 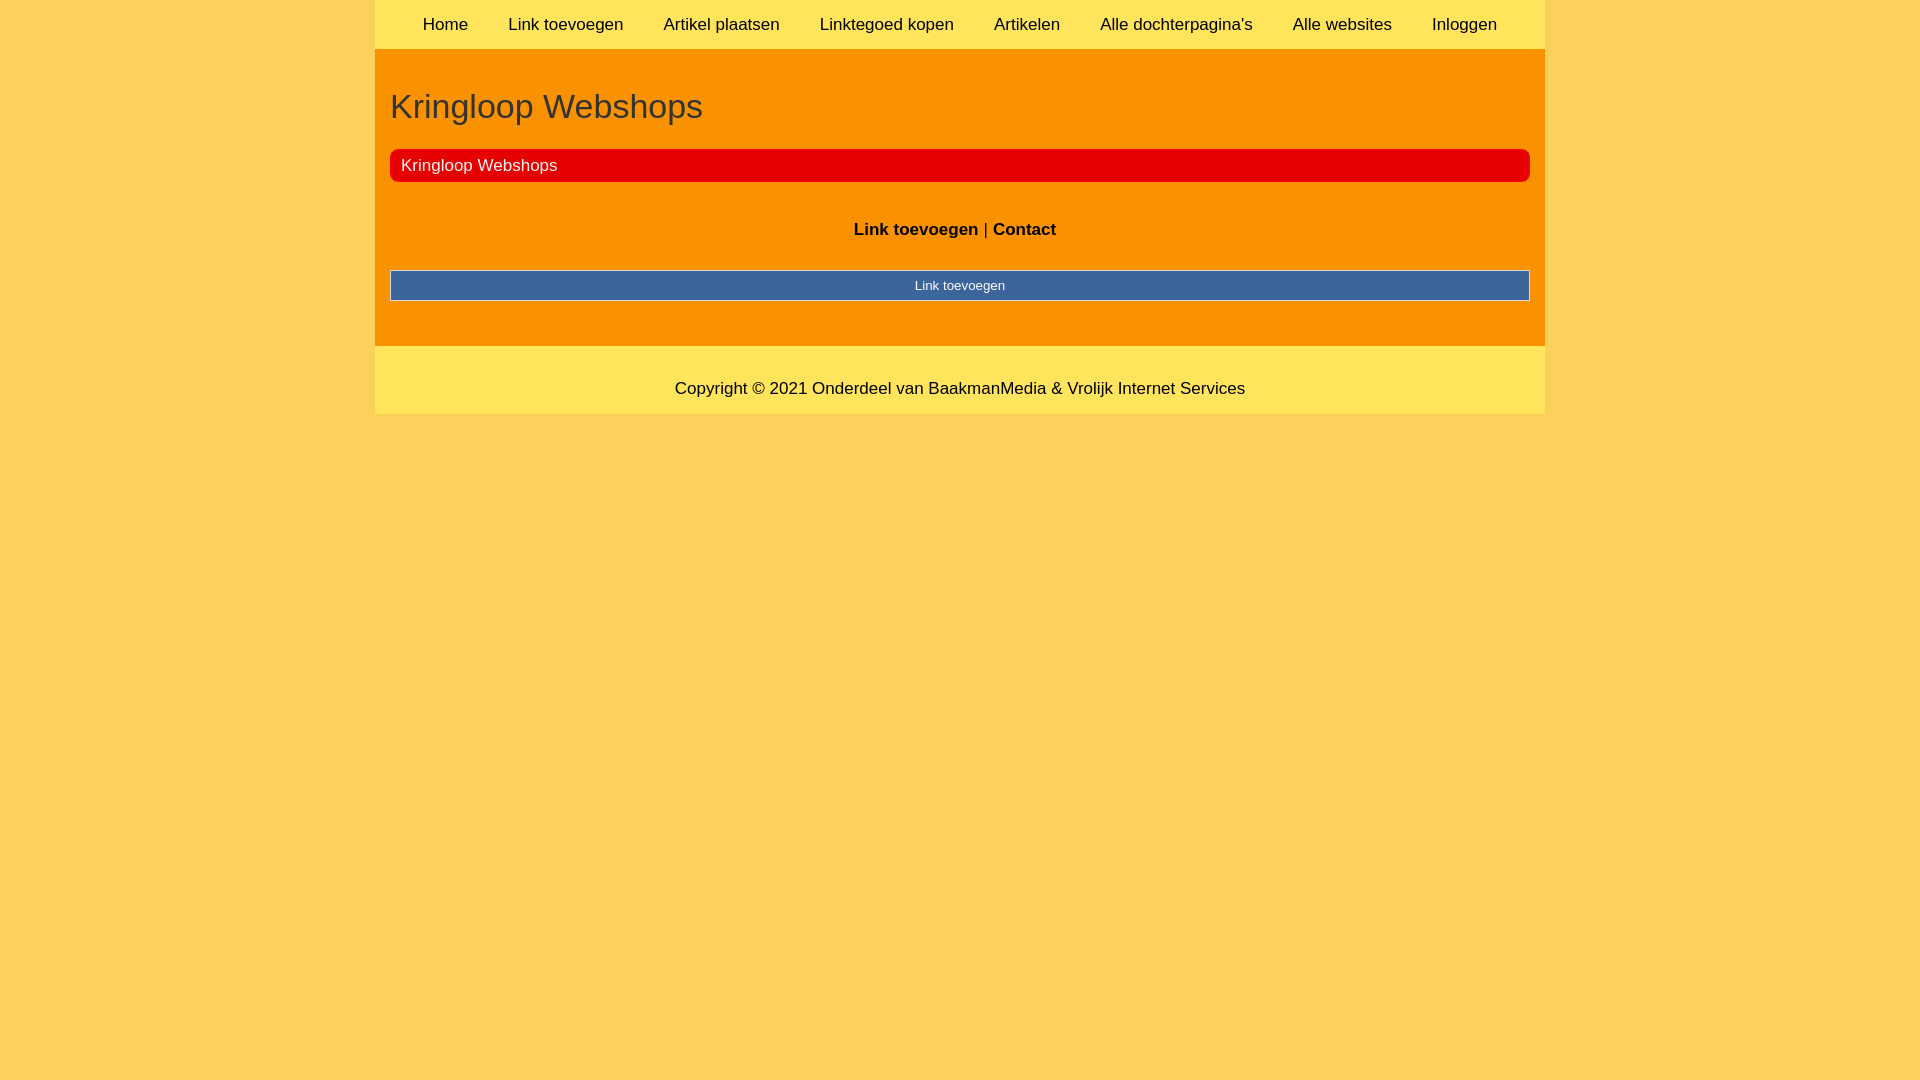 What do you see at coordinates (987, 388) in the screenshot?
I see `'BaakmanMedia'` at bounding box center [987, 388].